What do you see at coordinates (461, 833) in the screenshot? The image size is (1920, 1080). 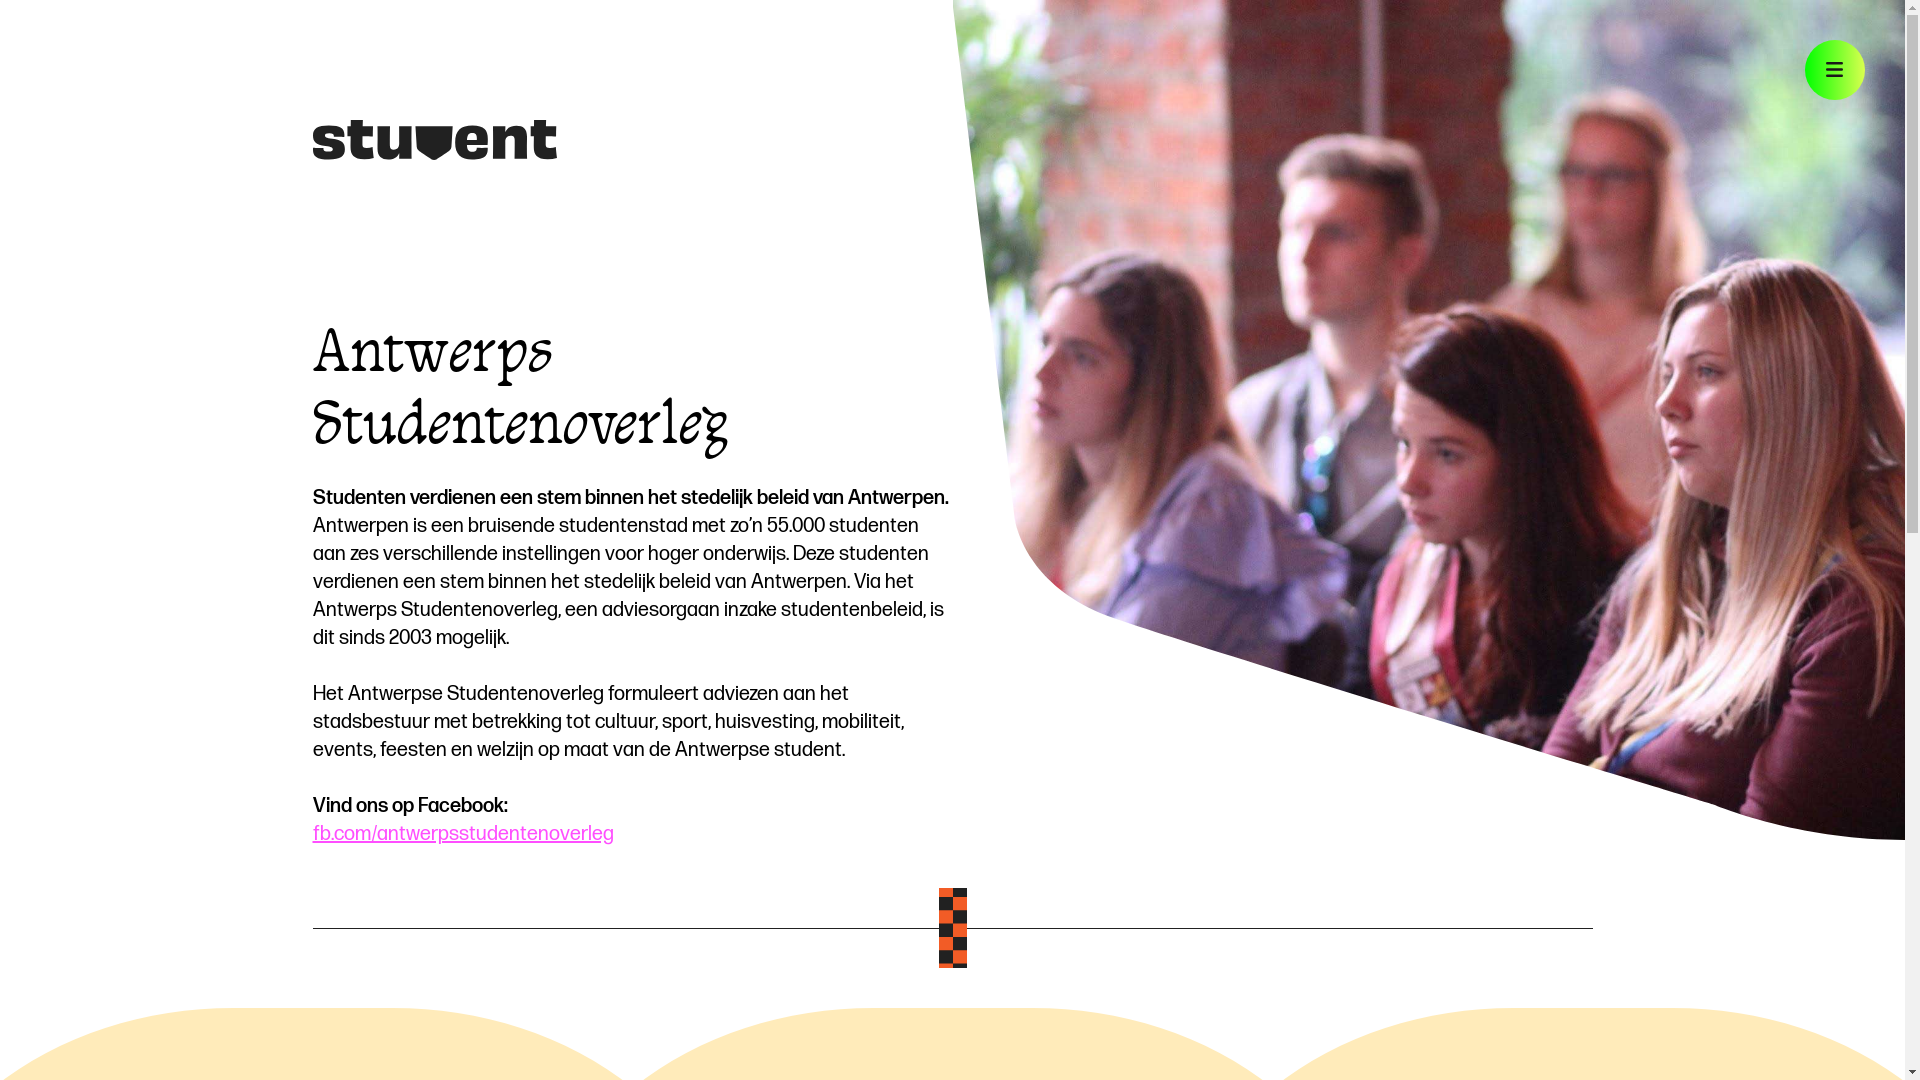 I see `'fb.com/antwerpsstudentenoverleg'` at bounding box center [461, 833].